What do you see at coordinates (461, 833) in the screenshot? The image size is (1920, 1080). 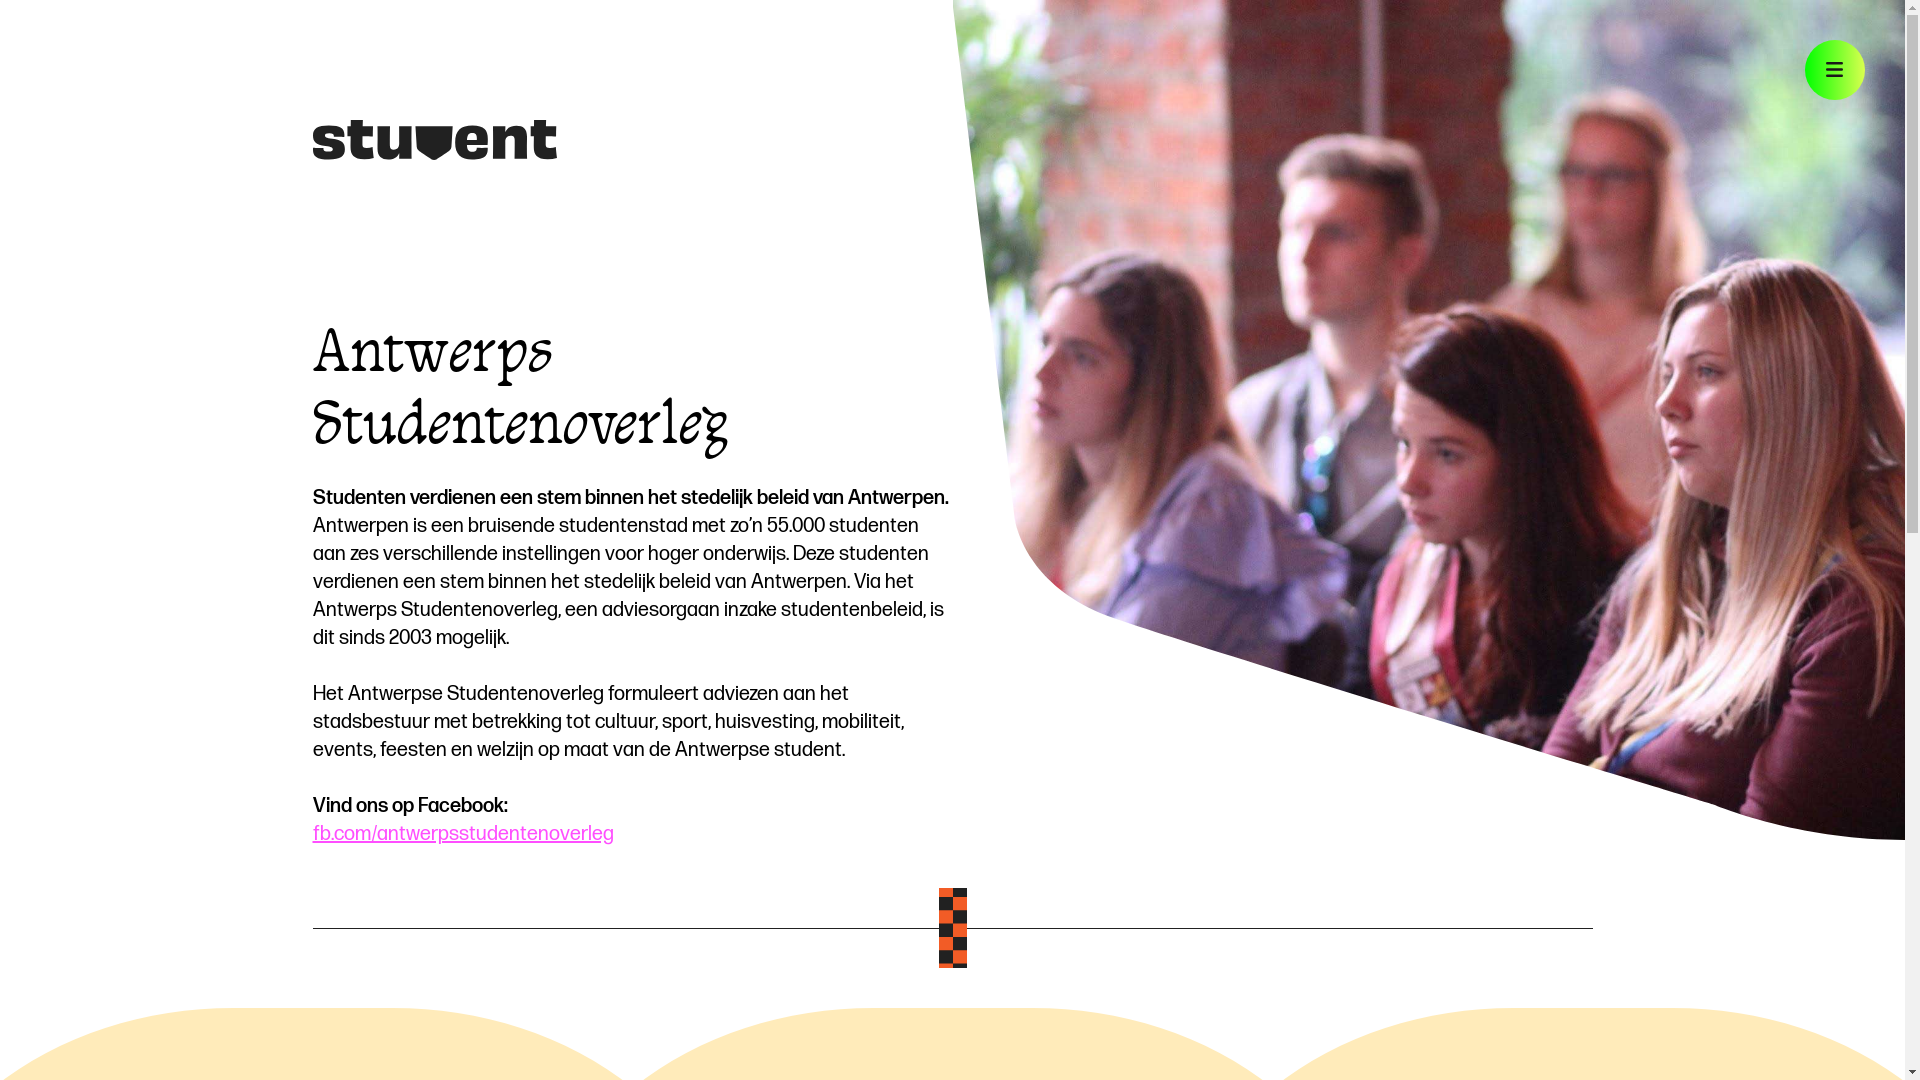 I see `'fb.com/antwerpsstudentenoverleg'` at bounding box center [461, 833].